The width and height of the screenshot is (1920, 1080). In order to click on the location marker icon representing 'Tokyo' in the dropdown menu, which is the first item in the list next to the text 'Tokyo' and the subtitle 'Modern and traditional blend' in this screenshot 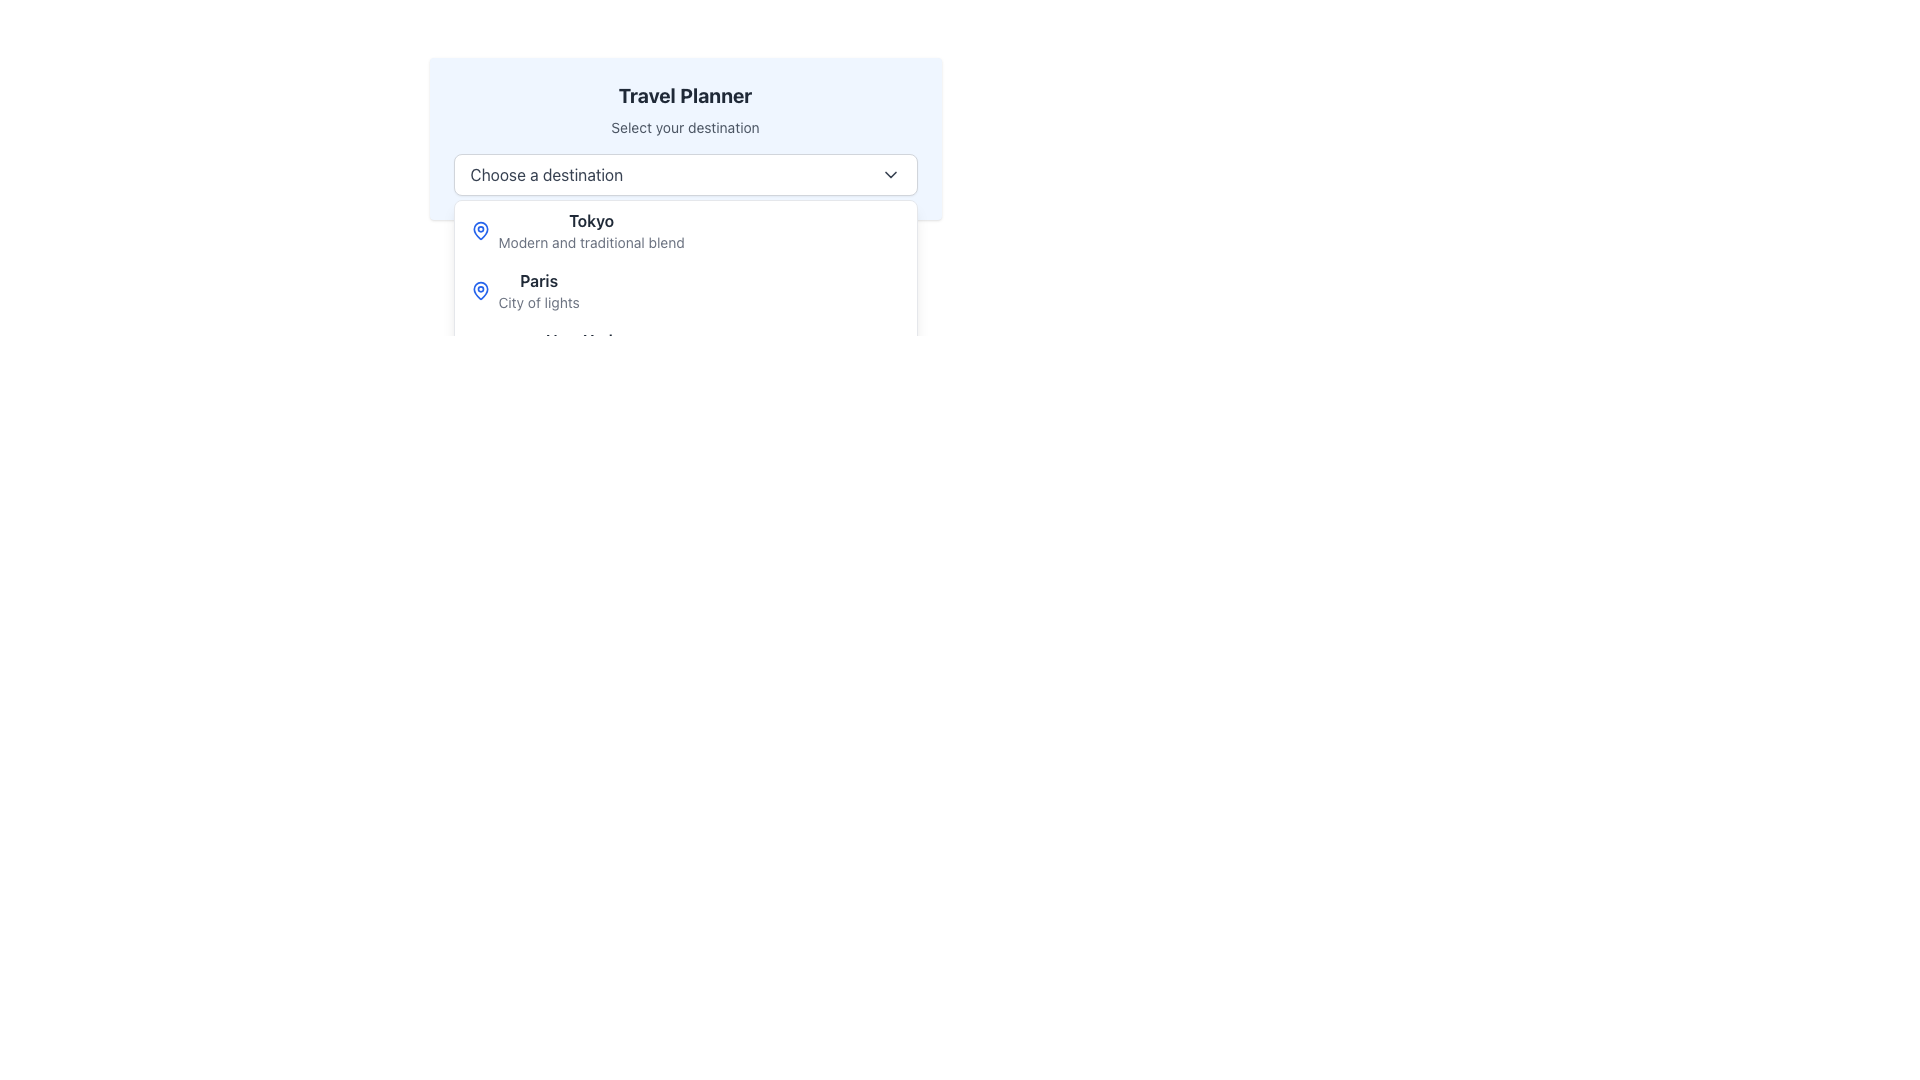, I will do `click(480, 230)`.